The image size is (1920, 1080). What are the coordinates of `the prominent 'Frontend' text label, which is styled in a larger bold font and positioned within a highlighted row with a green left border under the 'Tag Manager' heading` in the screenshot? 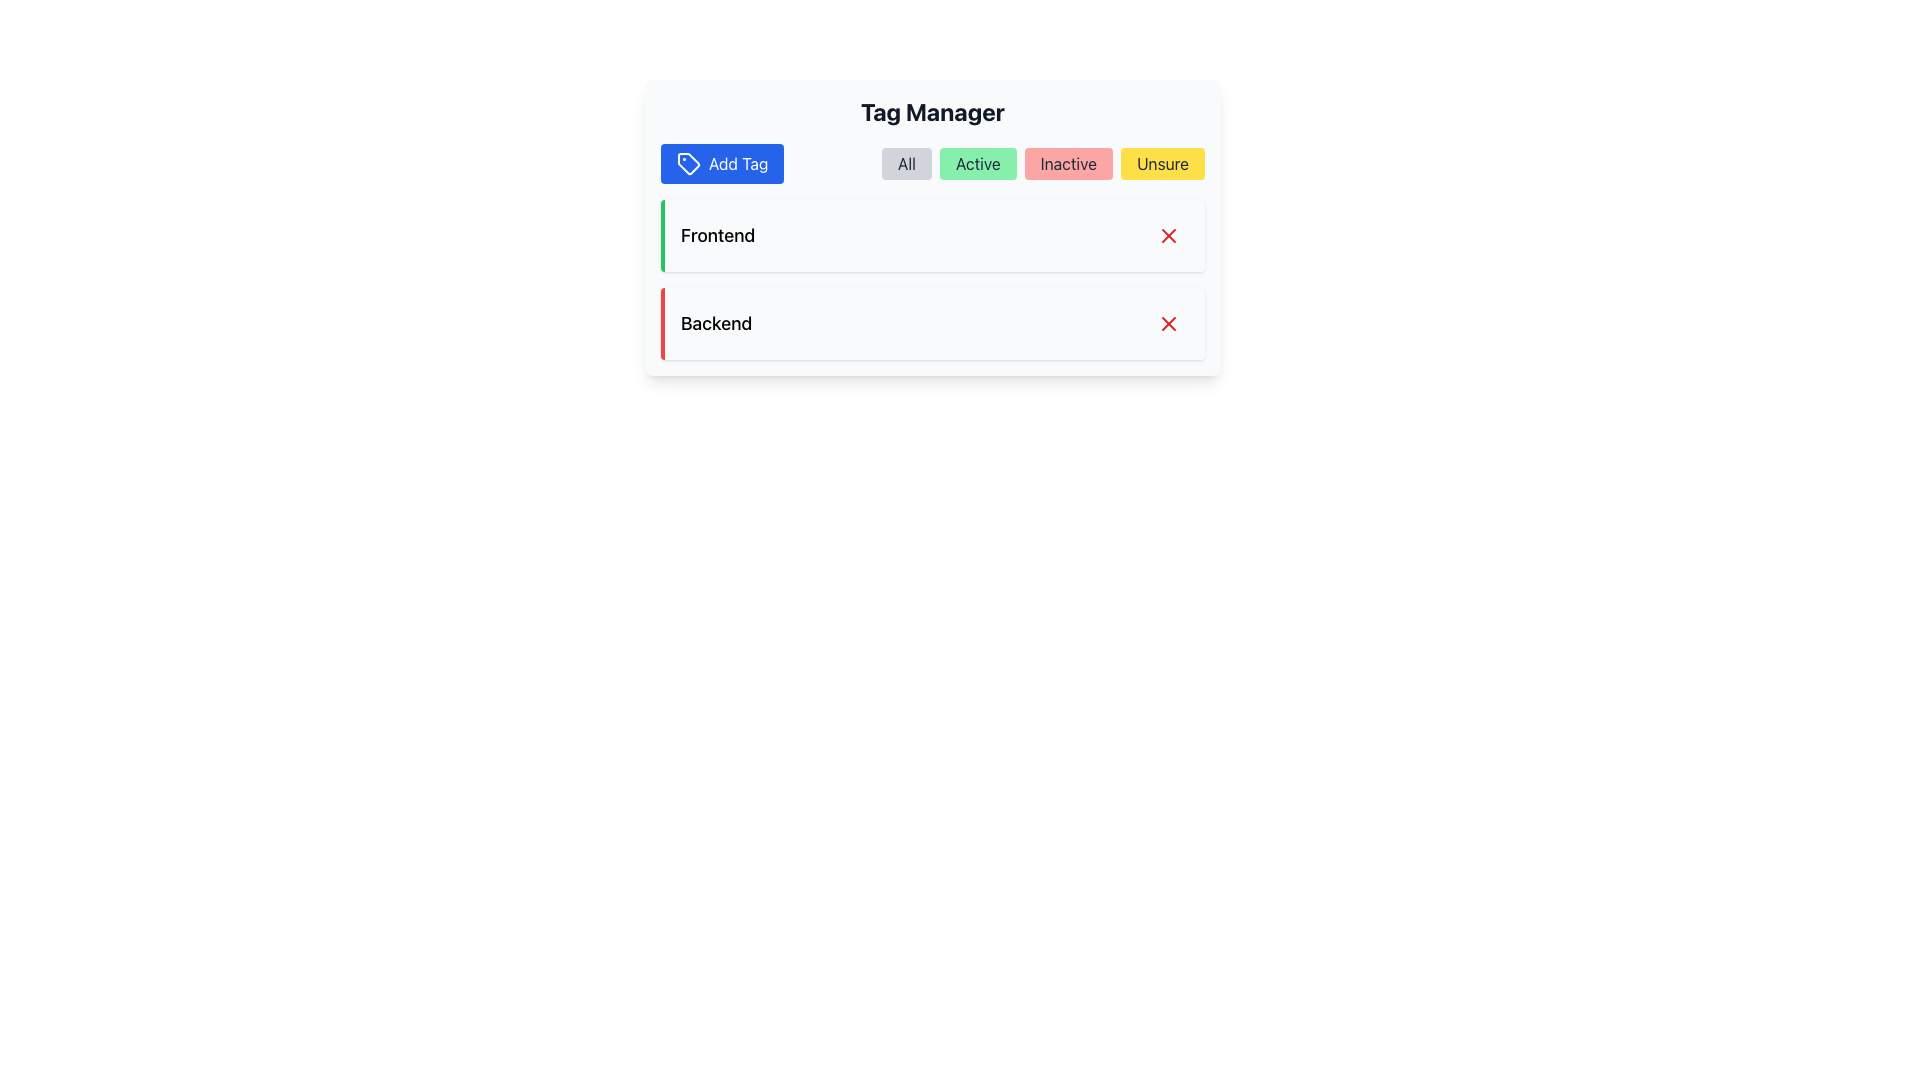 It's located at (718, 234).